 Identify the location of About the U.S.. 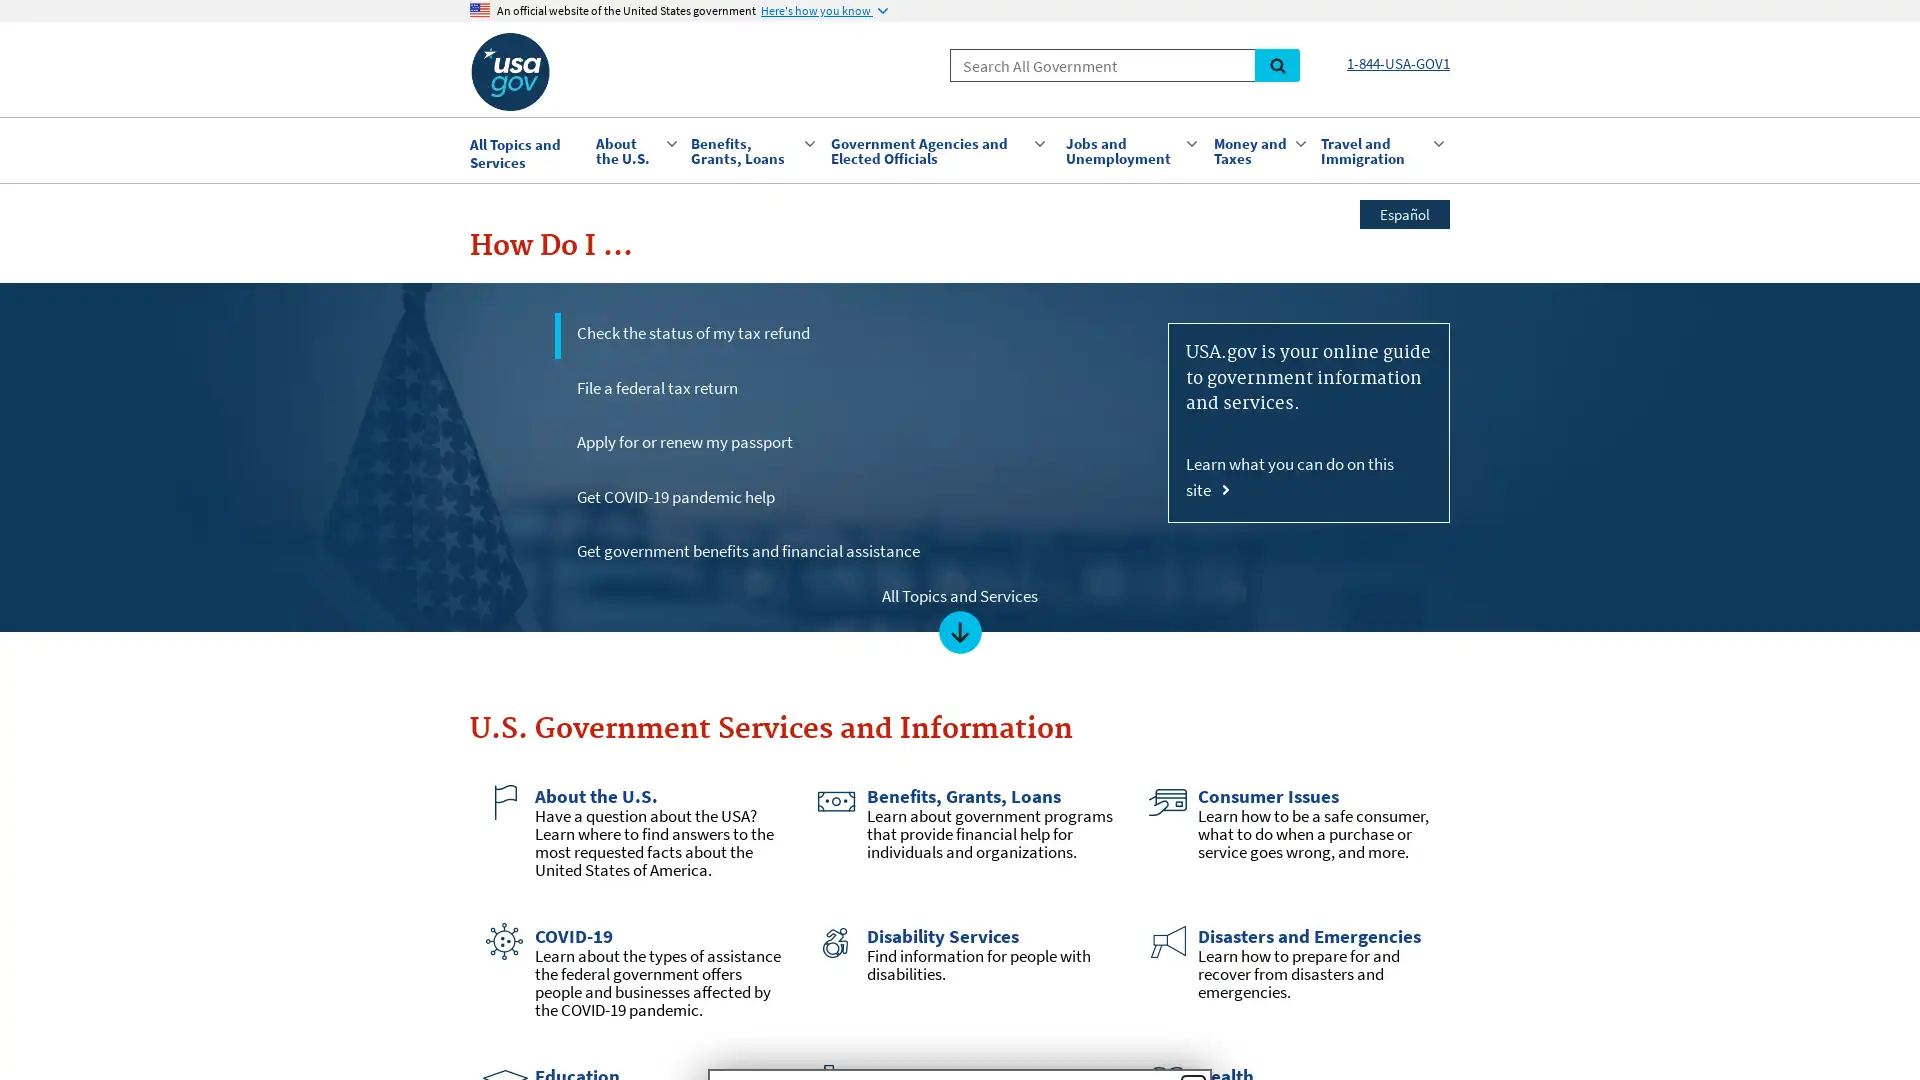
(632, 149).